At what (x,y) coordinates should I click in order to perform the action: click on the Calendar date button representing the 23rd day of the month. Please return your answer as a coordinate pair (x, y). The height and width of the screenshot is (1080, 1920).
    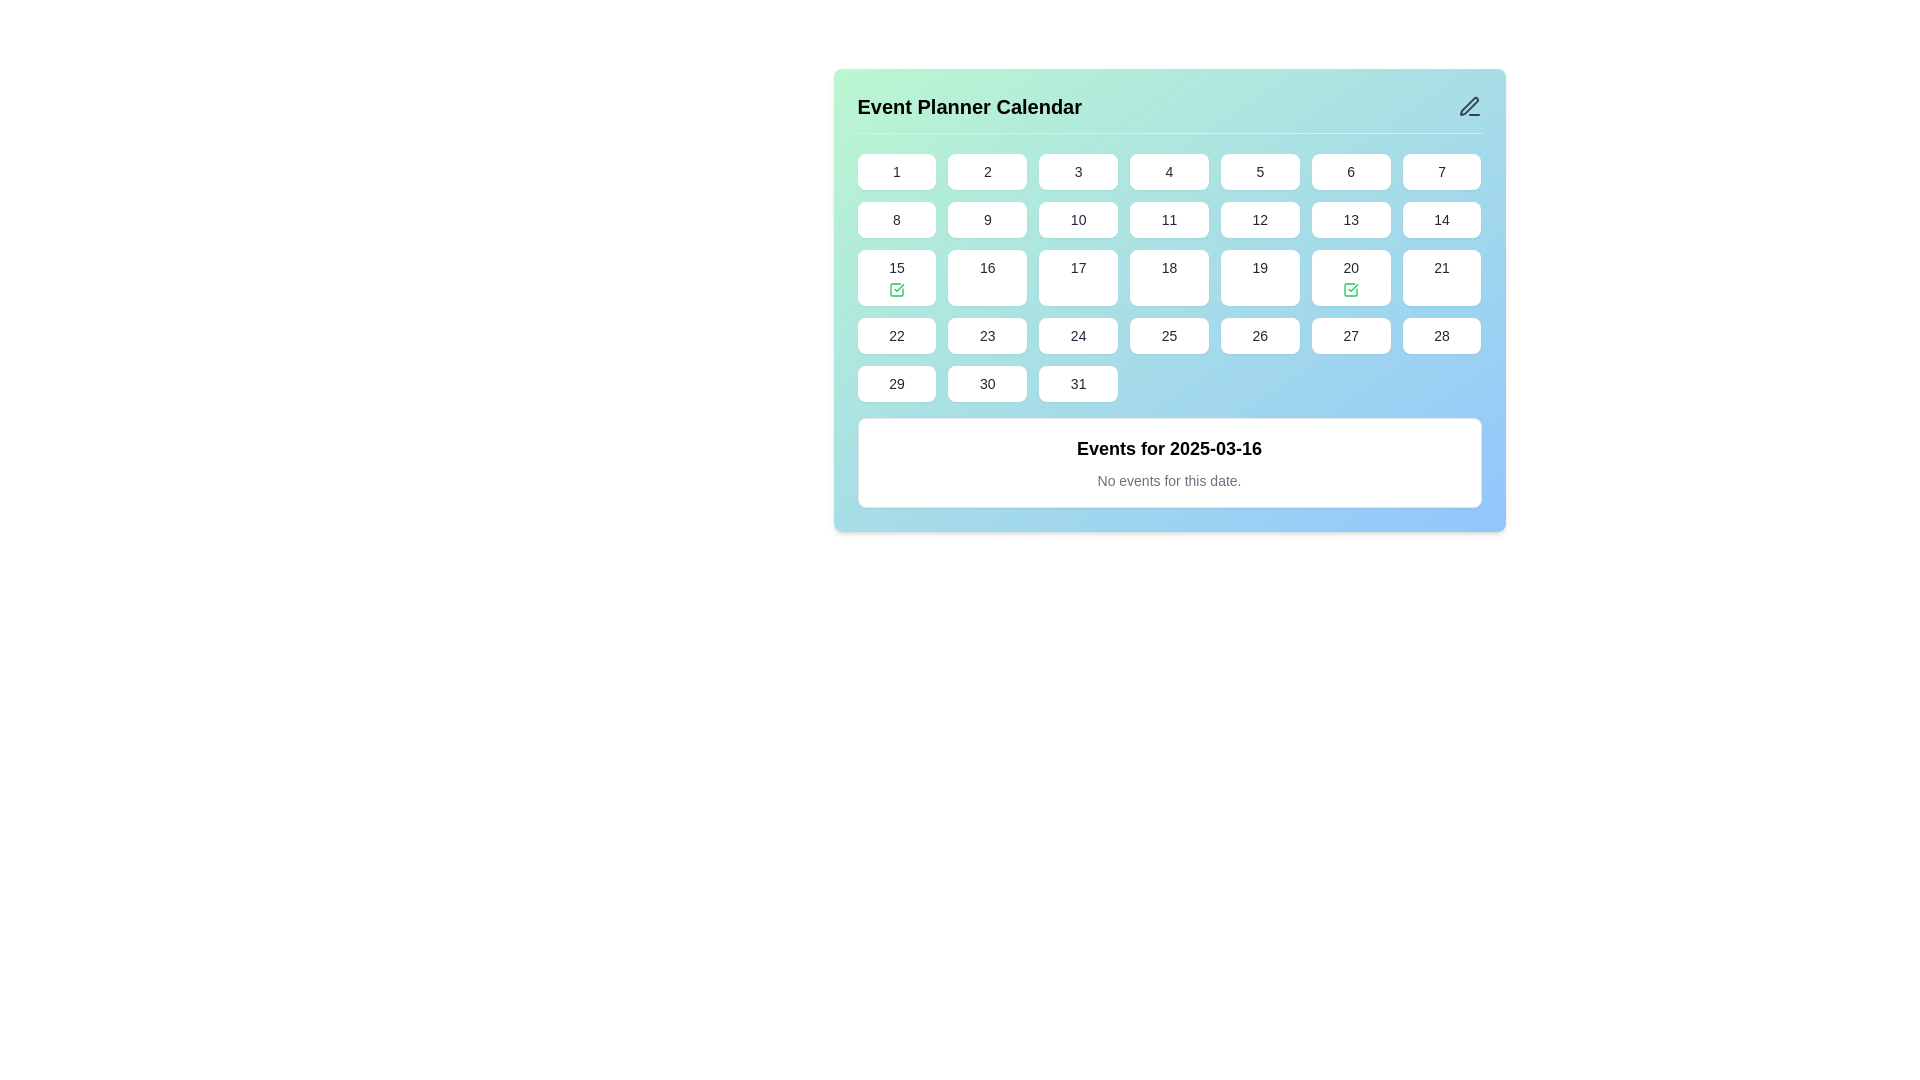
    Looking at the image, I should click on (987, 334).